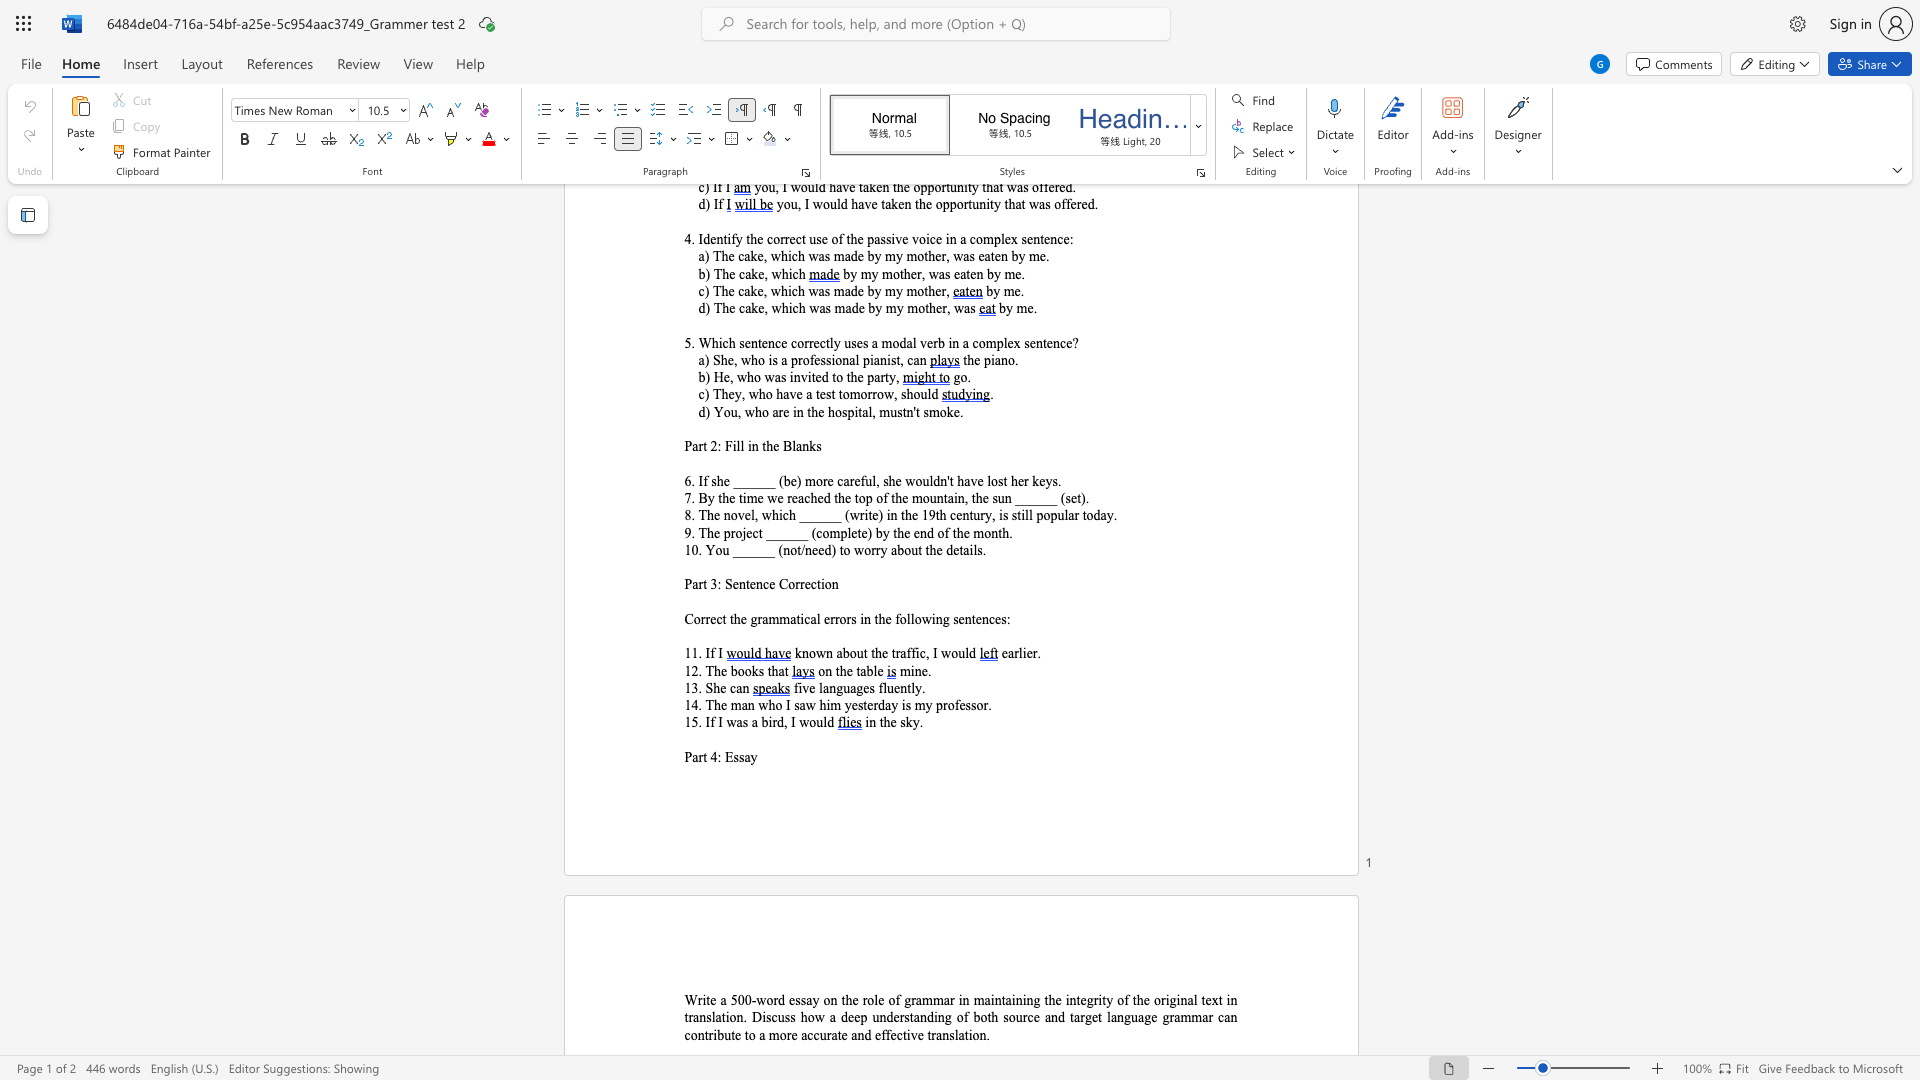  What do you see at coordinates (720, 618) in the screenshot?
I see `the space between the continuous character "c" and "t" in the text` at bounding box center [720, 618].